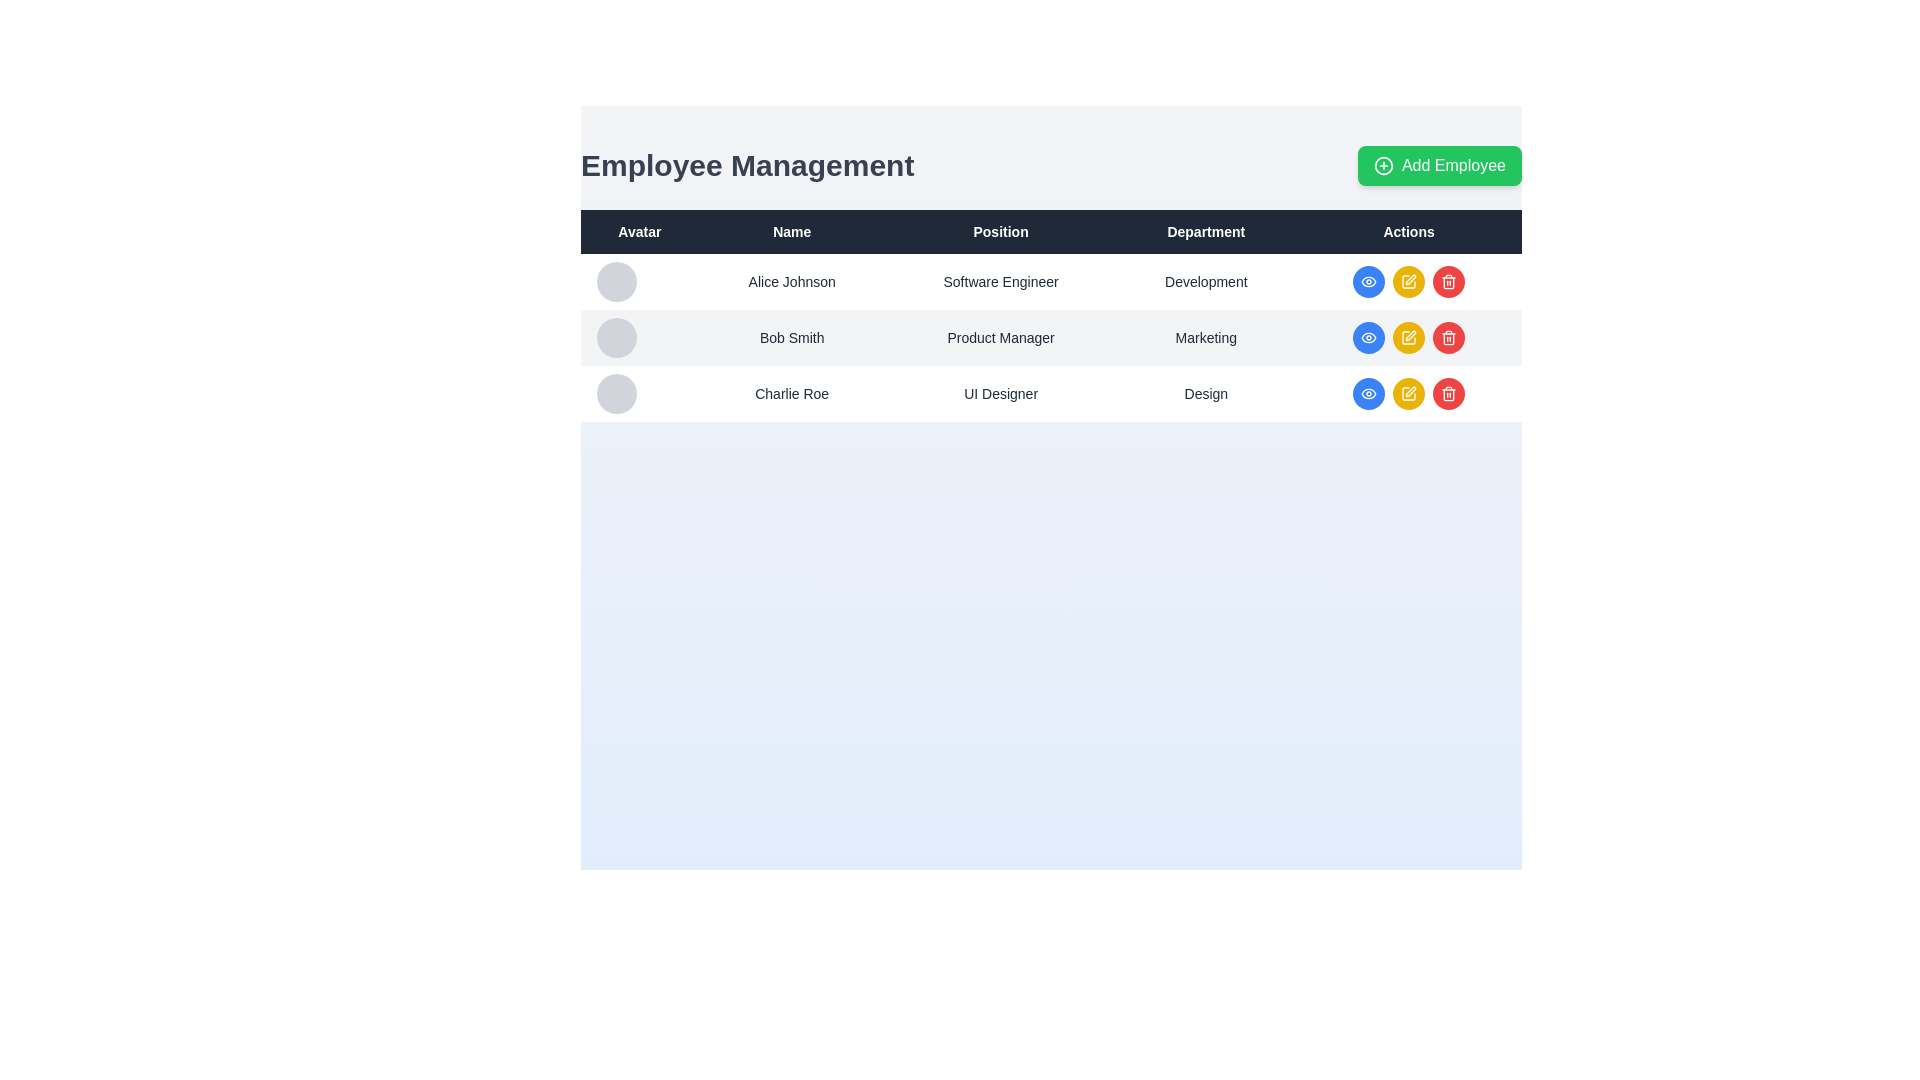 The height and width of the screenshot is (1080, 1920). What do you see at coordinates (638, 393) in the screenshot?
I see `graphical avatar placeholder for the user 'Charlie Roe' located in the leftmost column of the employee table` at bounding box center [638, 393].